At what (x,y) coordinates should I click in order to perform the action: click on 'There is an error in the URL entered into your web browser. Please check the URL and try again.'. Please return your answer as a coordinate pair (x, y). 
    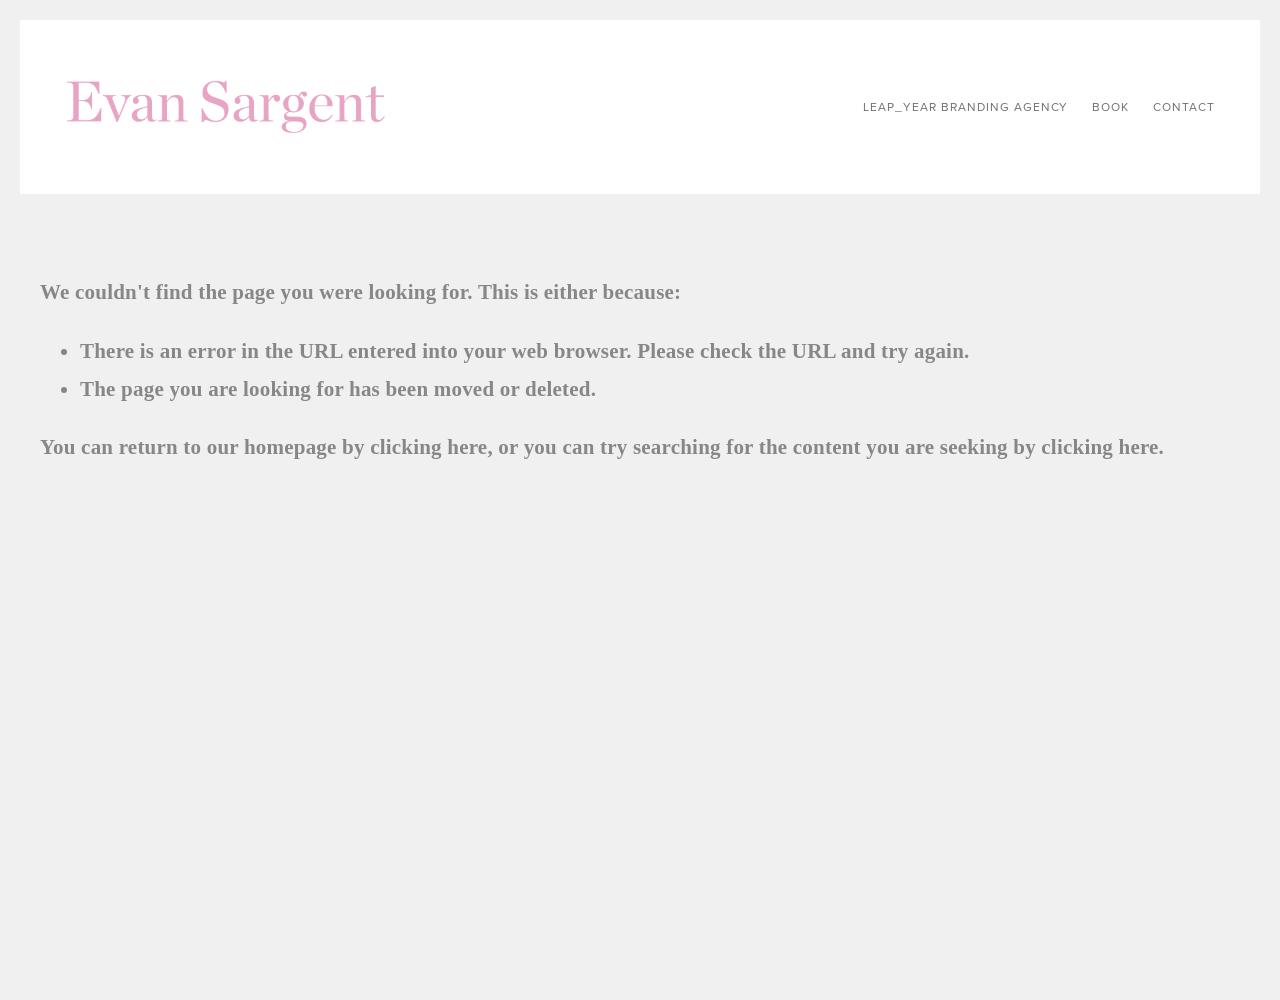
    Looking at the image, I should click on (80, 349).